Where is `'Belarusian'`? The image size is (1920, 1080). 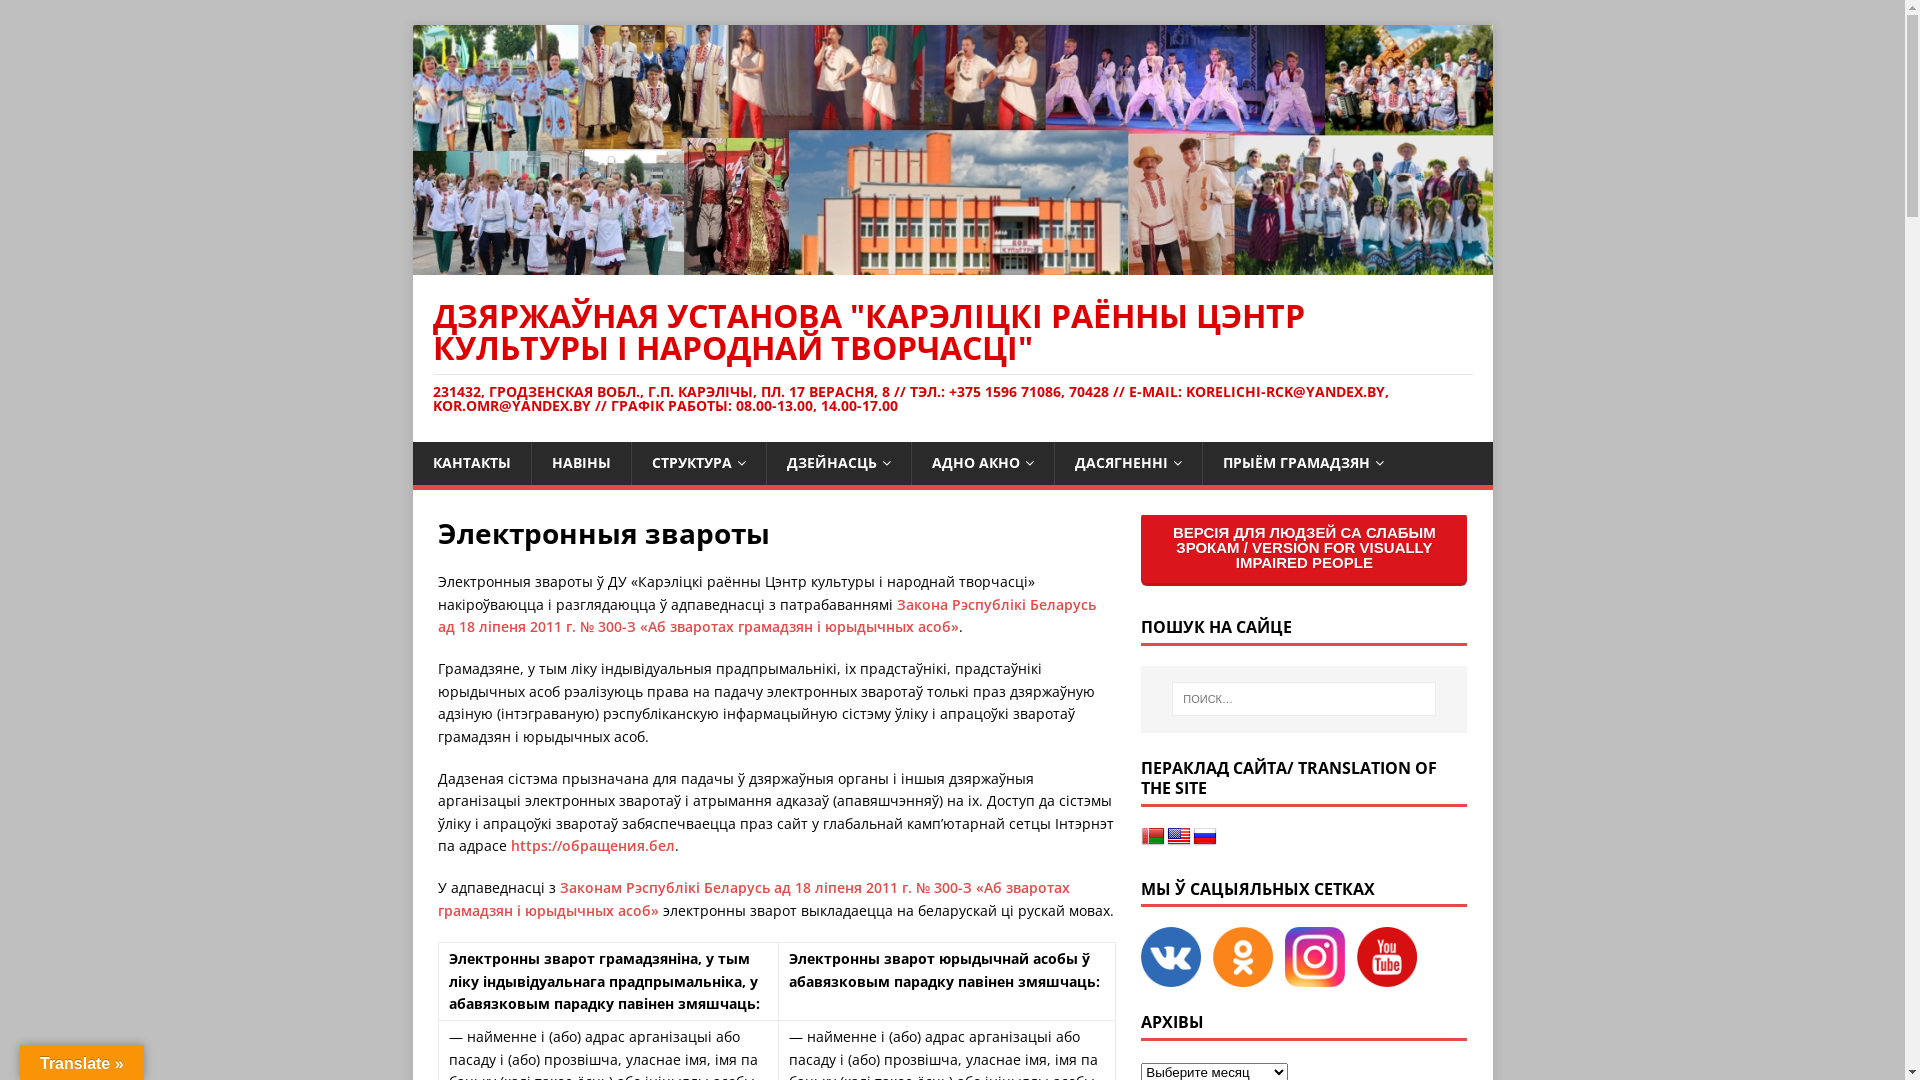
'Belarusian' is located at coordinates (1152, 837).